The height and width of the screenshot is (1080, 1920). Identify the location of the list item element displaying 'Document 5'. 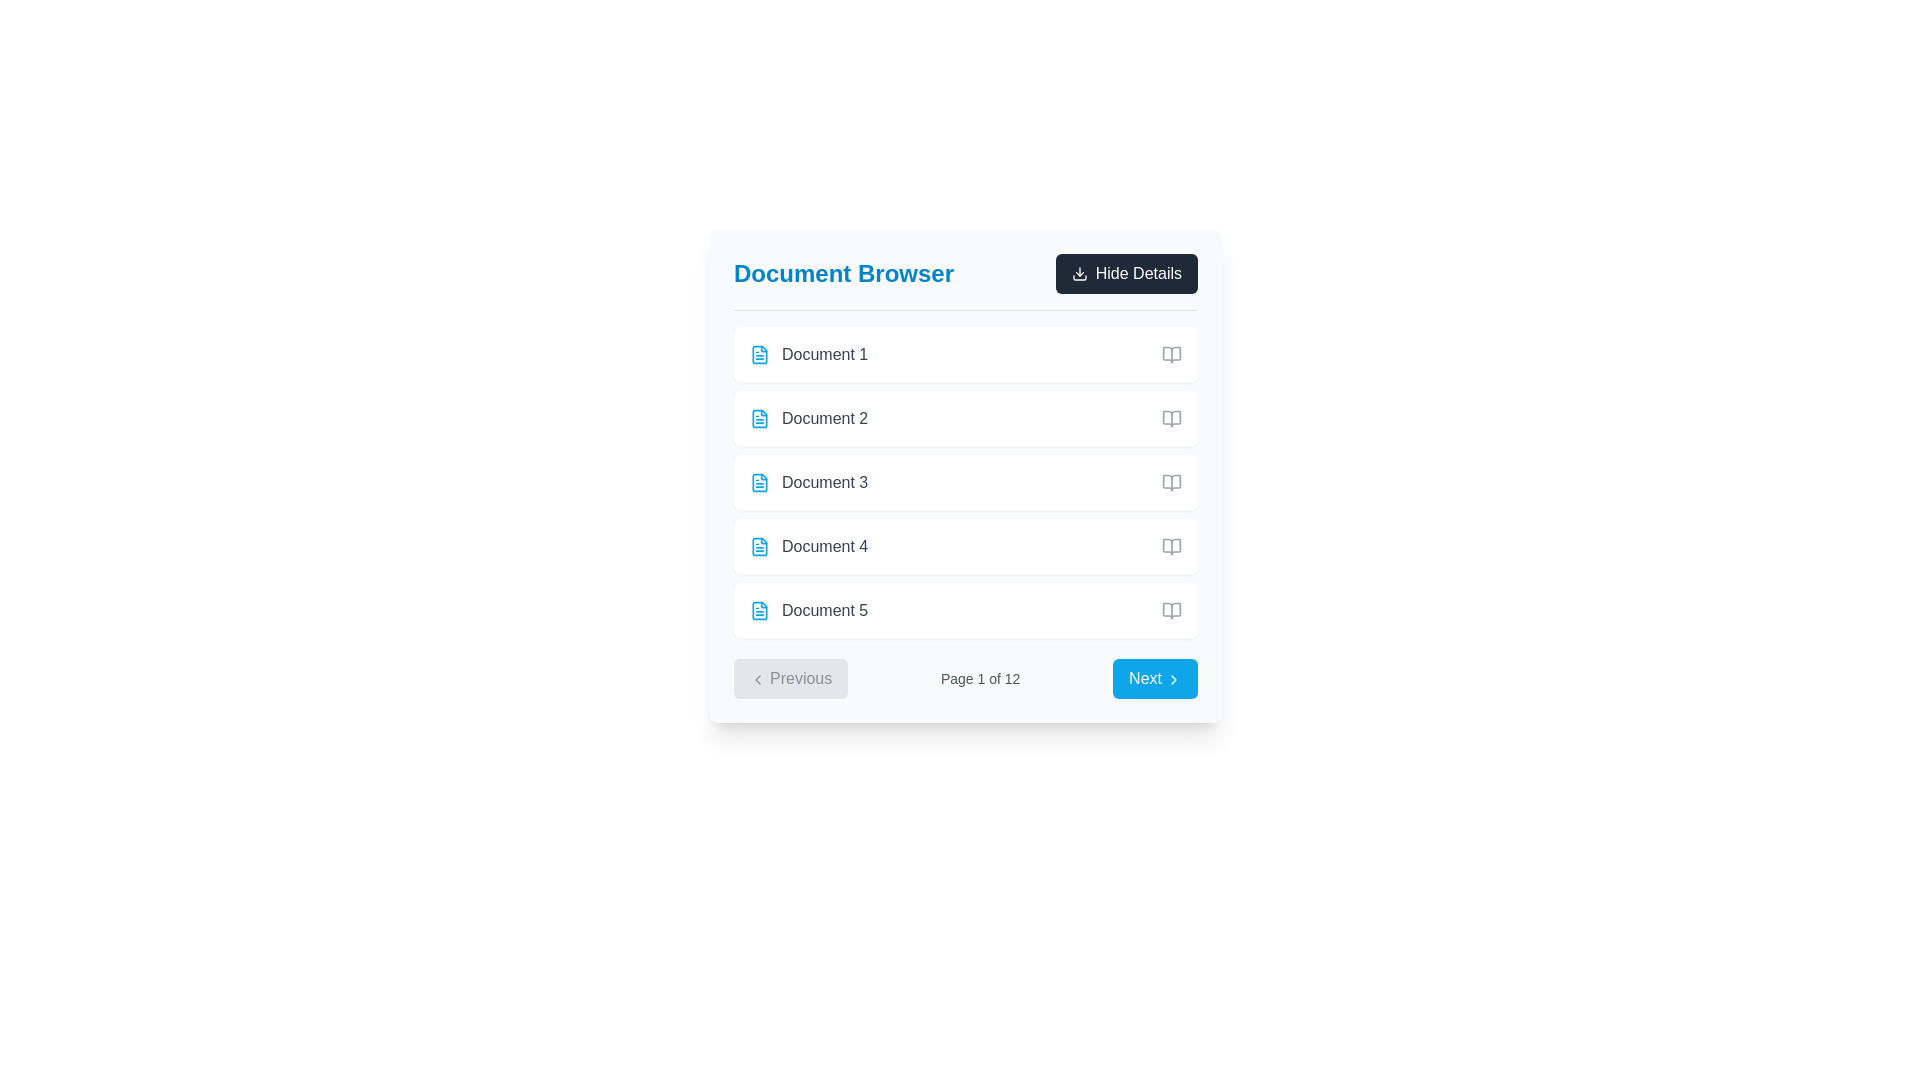
(809, 609).